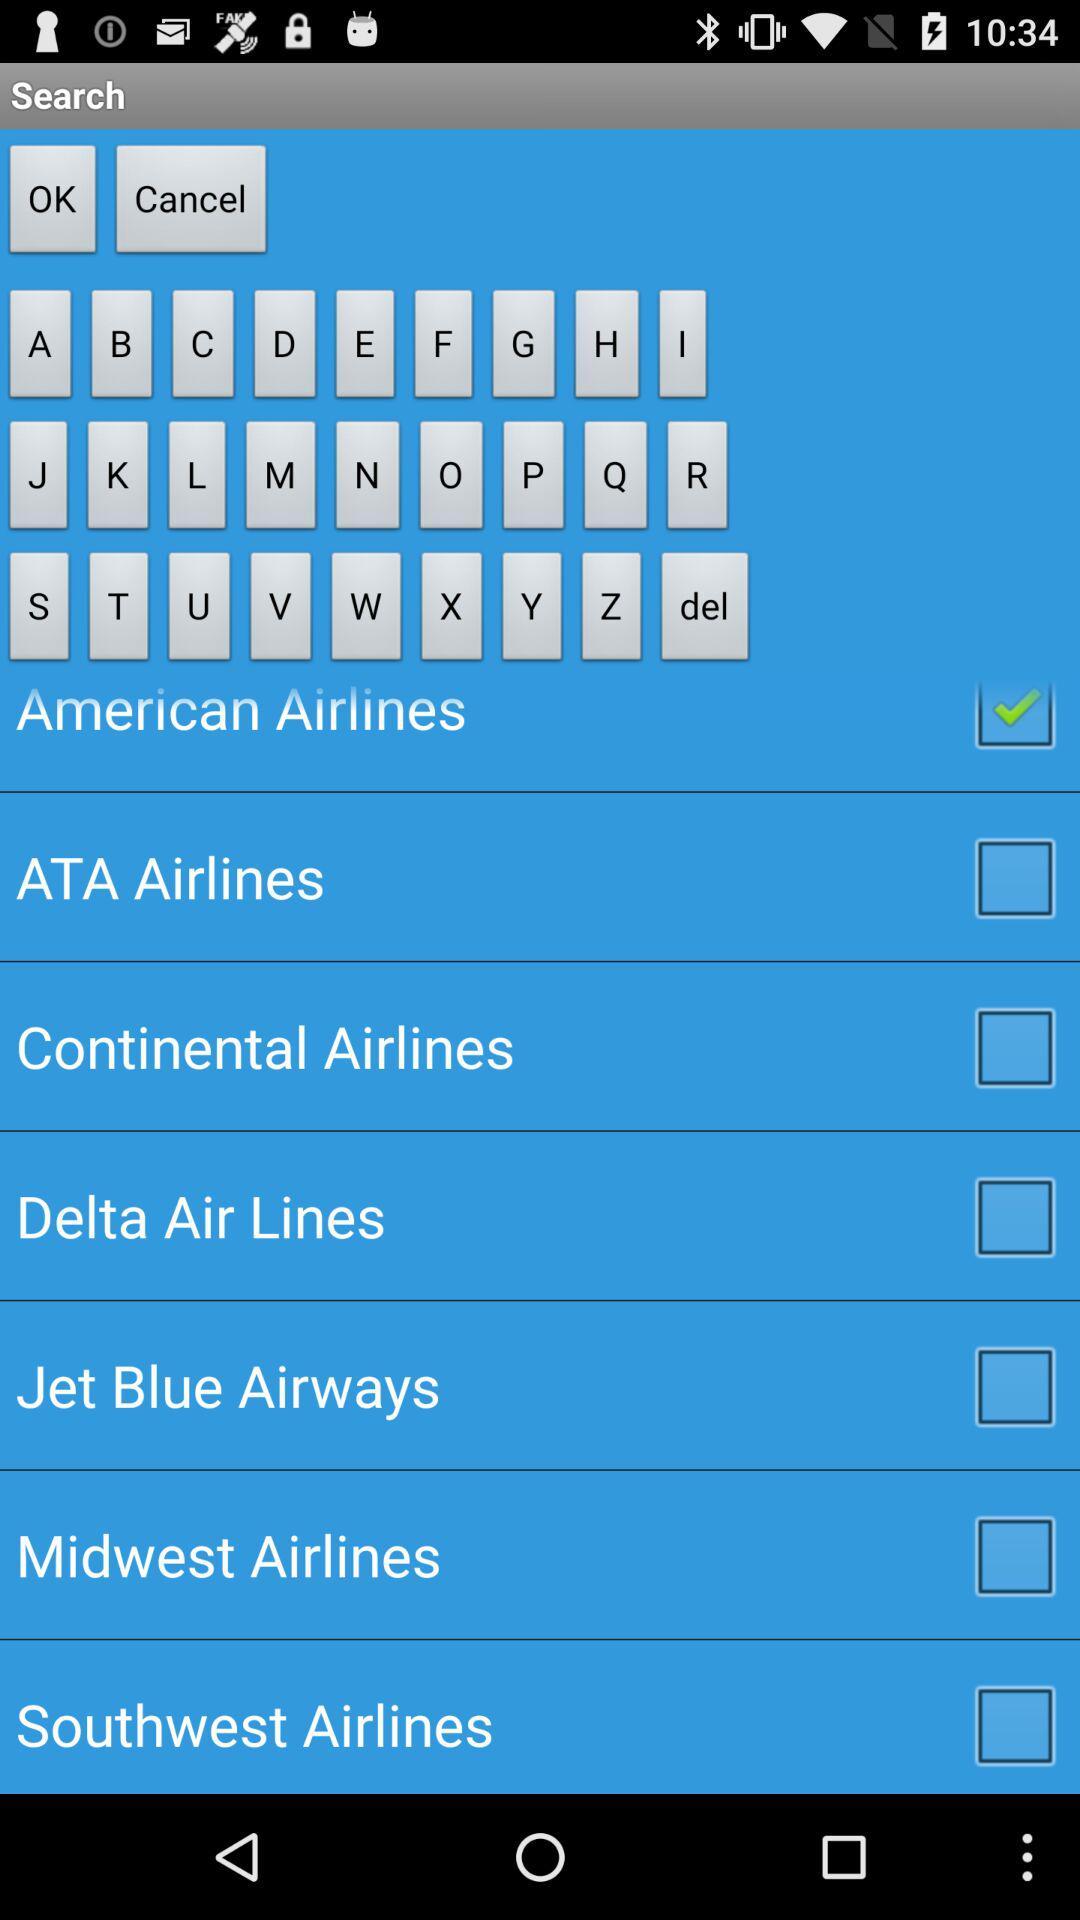 The image size is (1080, 1920). What do you see at coordinates (540, 734) in the screenshot?
I see `checkbox above ata airlines icon` at bounding box center [540, 734].